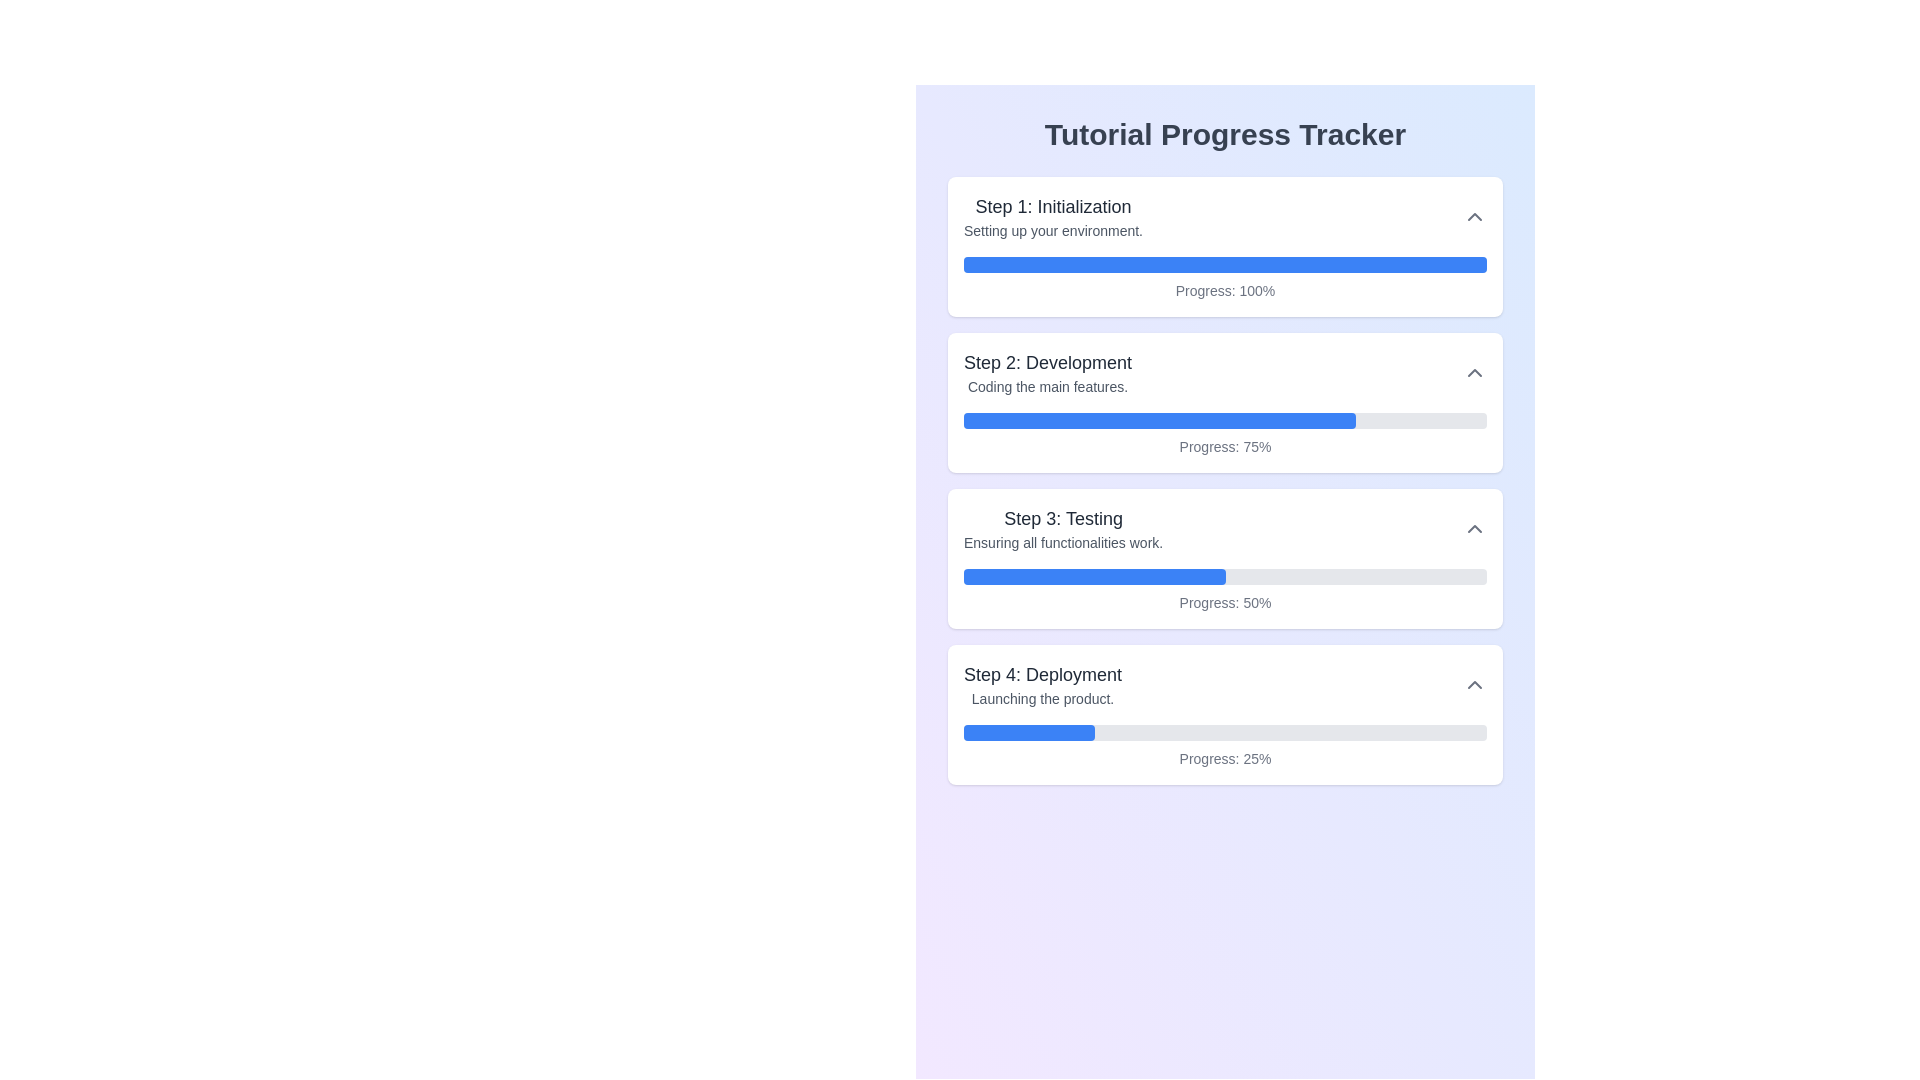 The width and height of the screenshot is (1920, 1080). Describe the element at coordinates (1224, 732) in the screenshot. I see `the progress indicator of the horizontal progress bar located in the 'Step 4: Deployment' section, which is the last progress bar in the layout, showing 25% completion` at that location.